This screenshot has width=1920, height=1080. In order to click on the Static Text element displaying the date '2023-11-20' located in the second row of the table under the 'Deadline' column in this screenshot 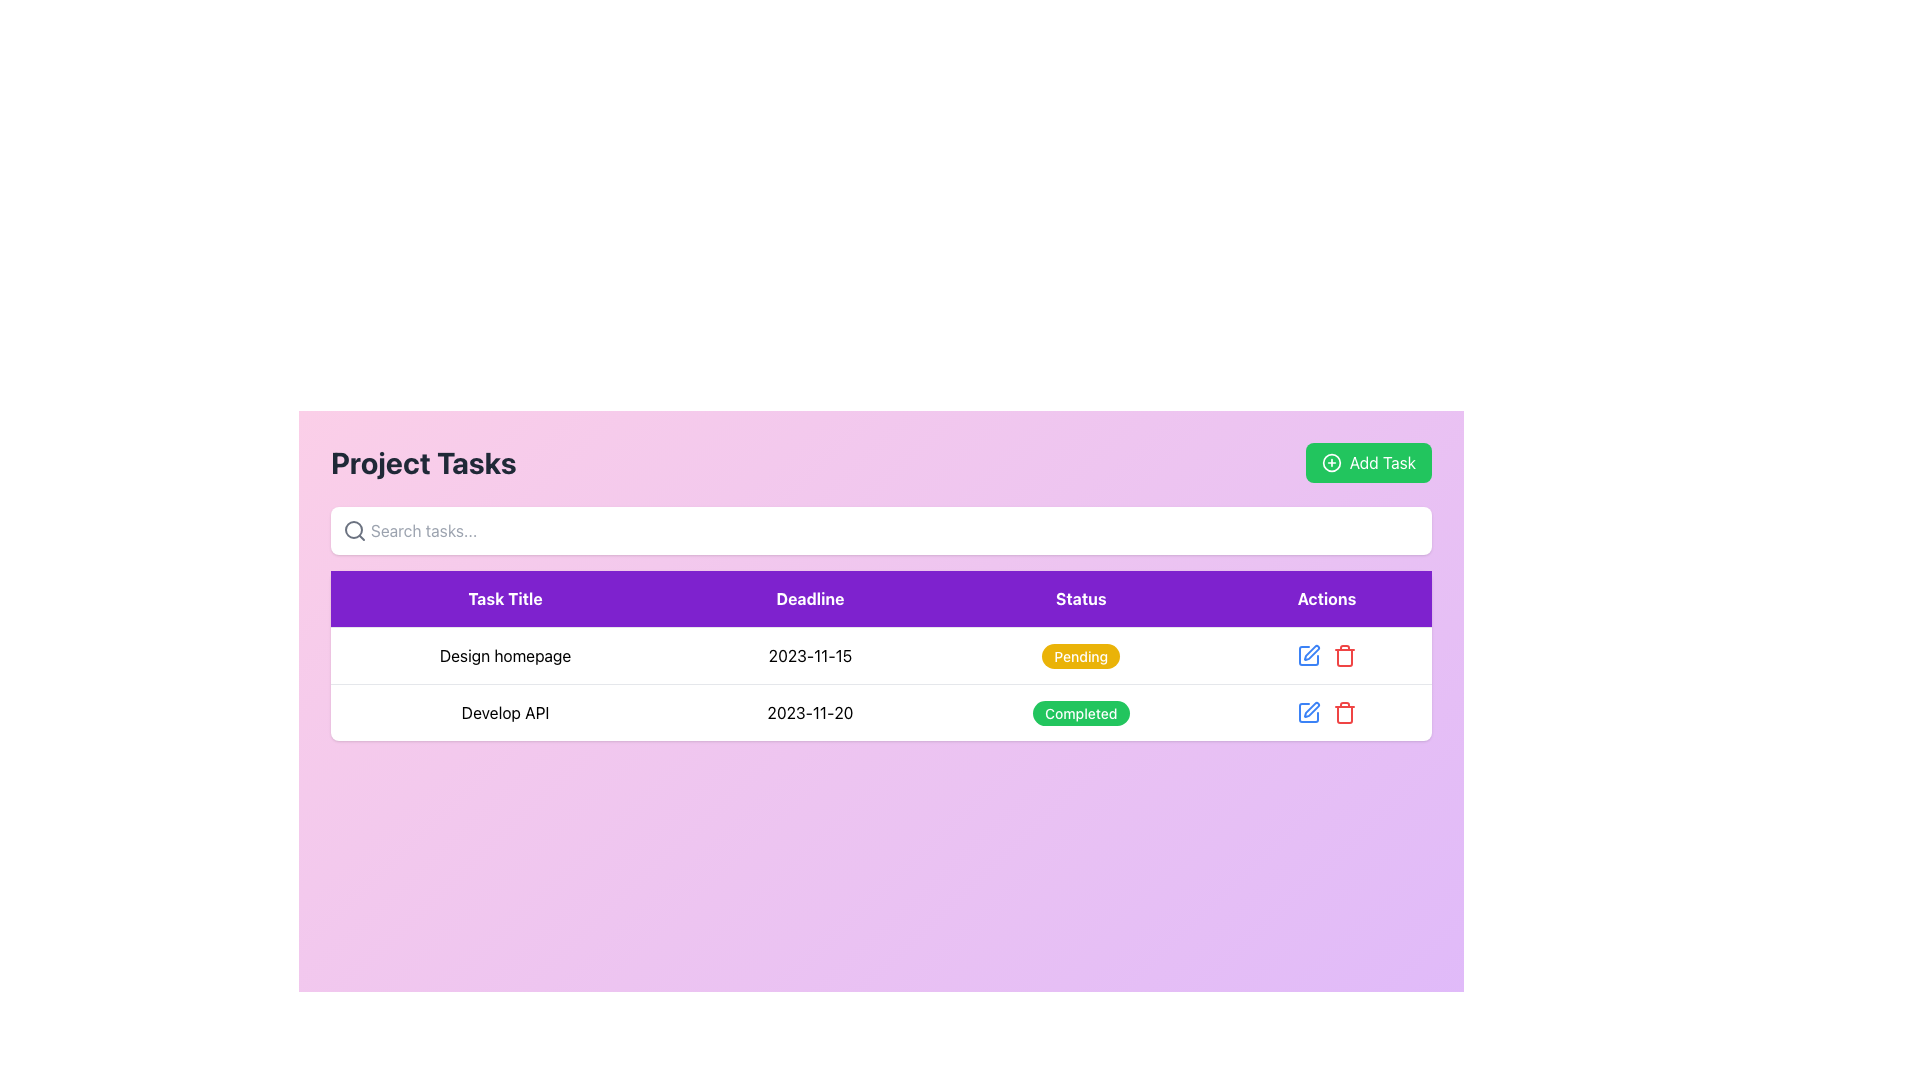, I will do `click(810, 711)`.